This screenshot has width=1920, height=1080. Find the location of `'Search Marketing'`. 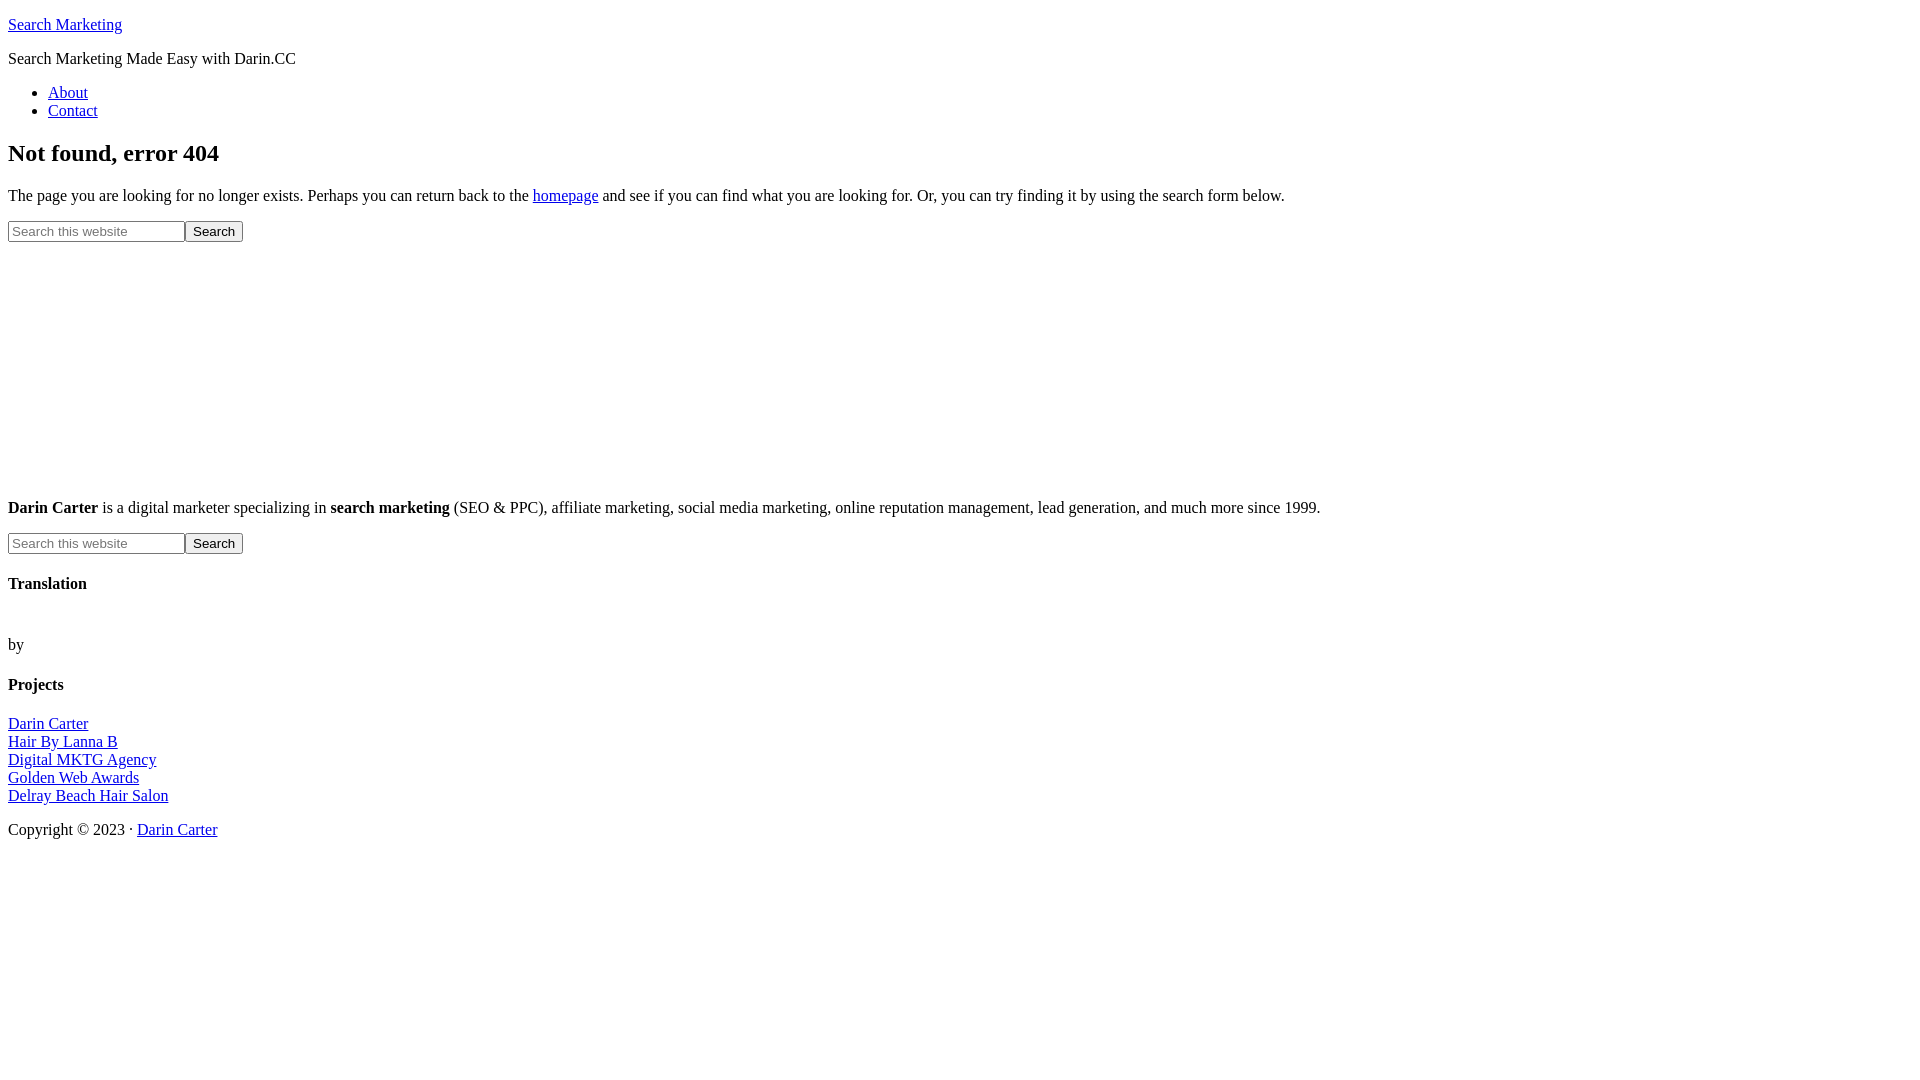

'Search Marketing' is located at coordinates (65, 24).